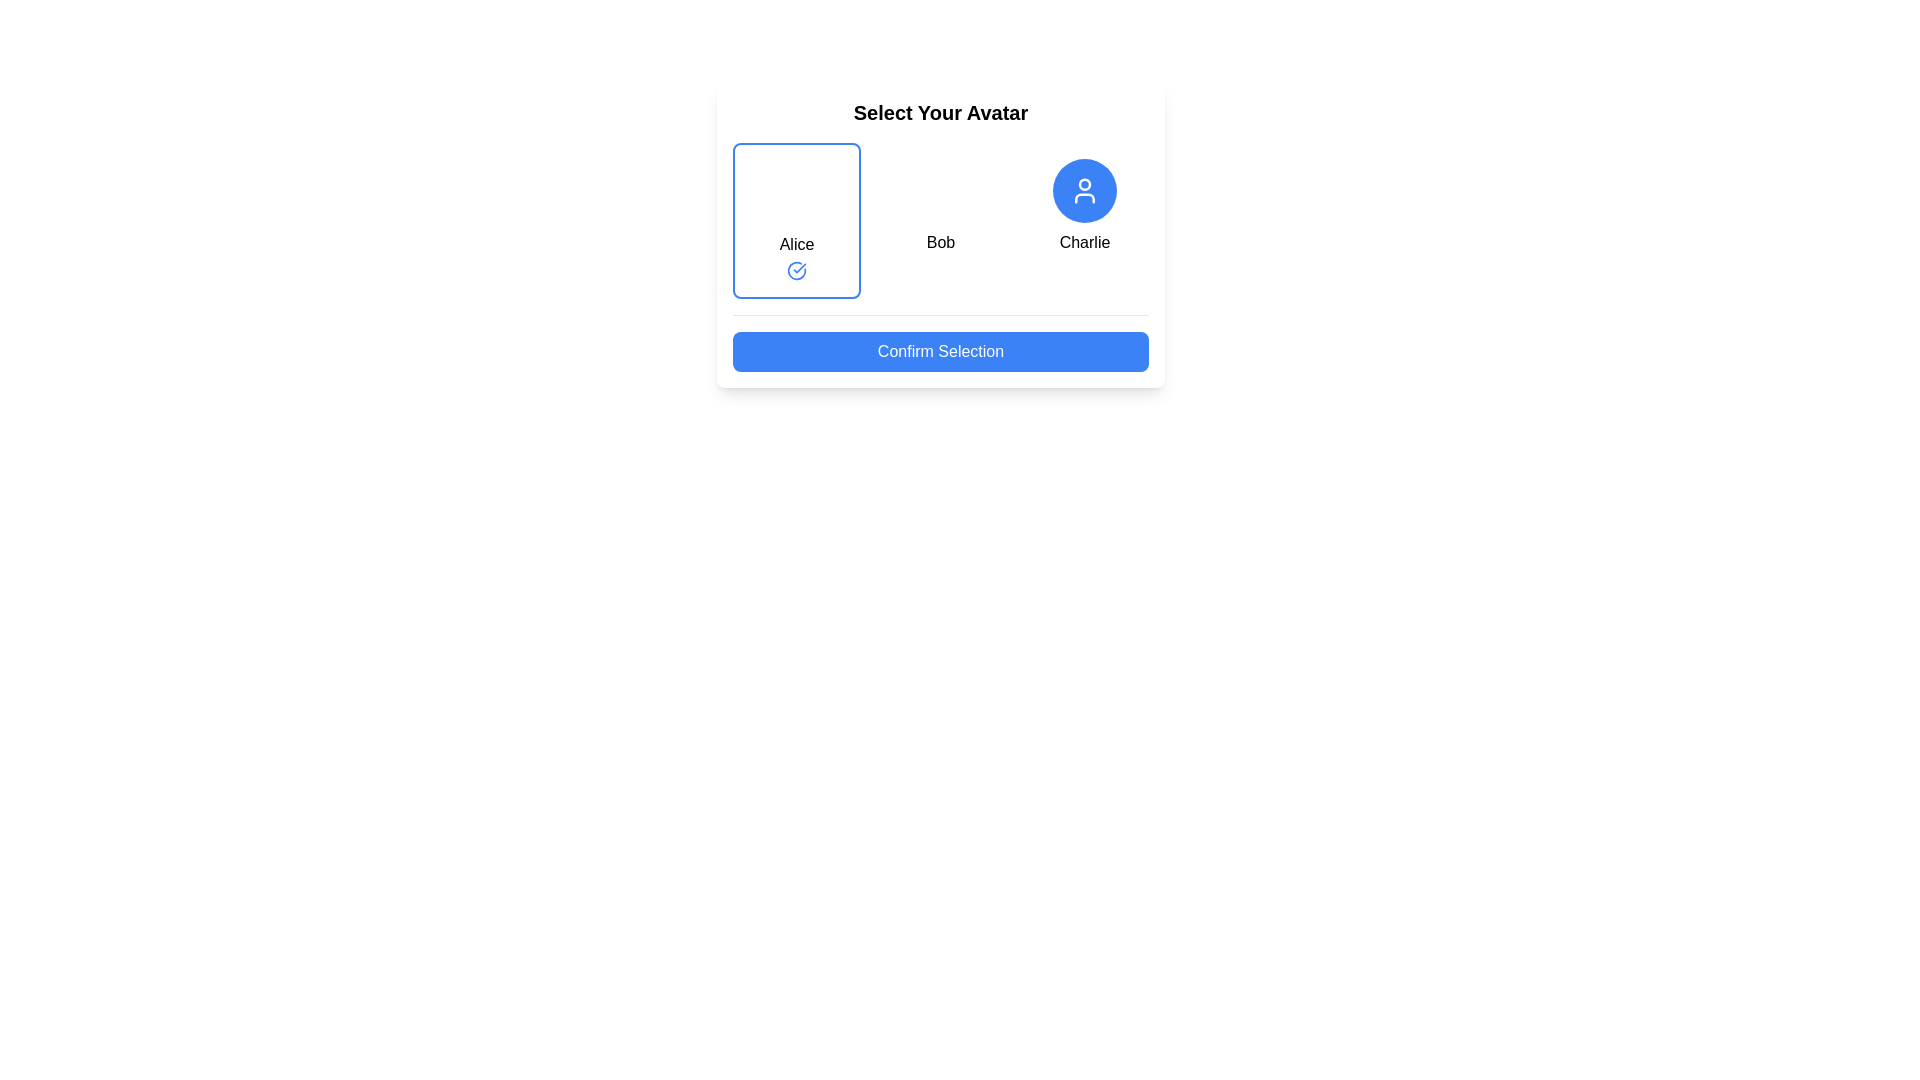  Describe the element at coordinates (939, 191) in the screenshot. I see `the Avatar selector button for 'Bob'` at that location.